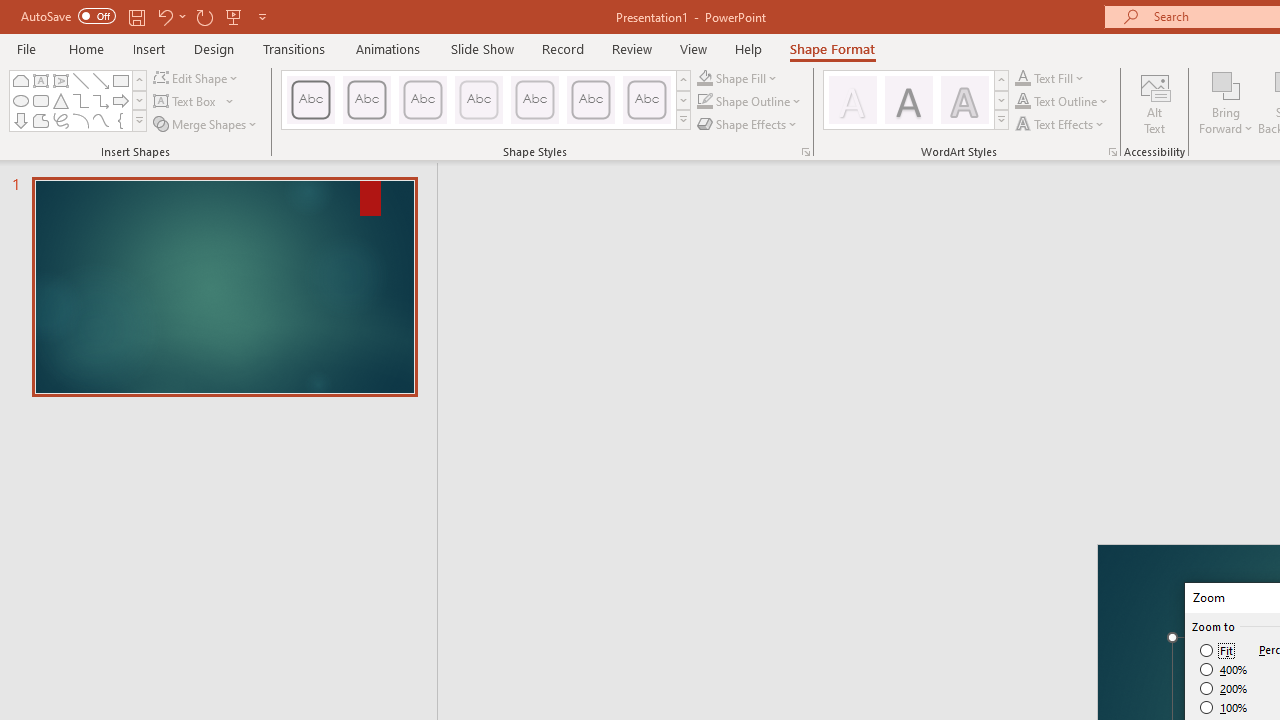  What do you see at coordinates (1111, 150) in the screenshot?
I see `'Format Text Effects...'` at bounding box center [1111, 150].